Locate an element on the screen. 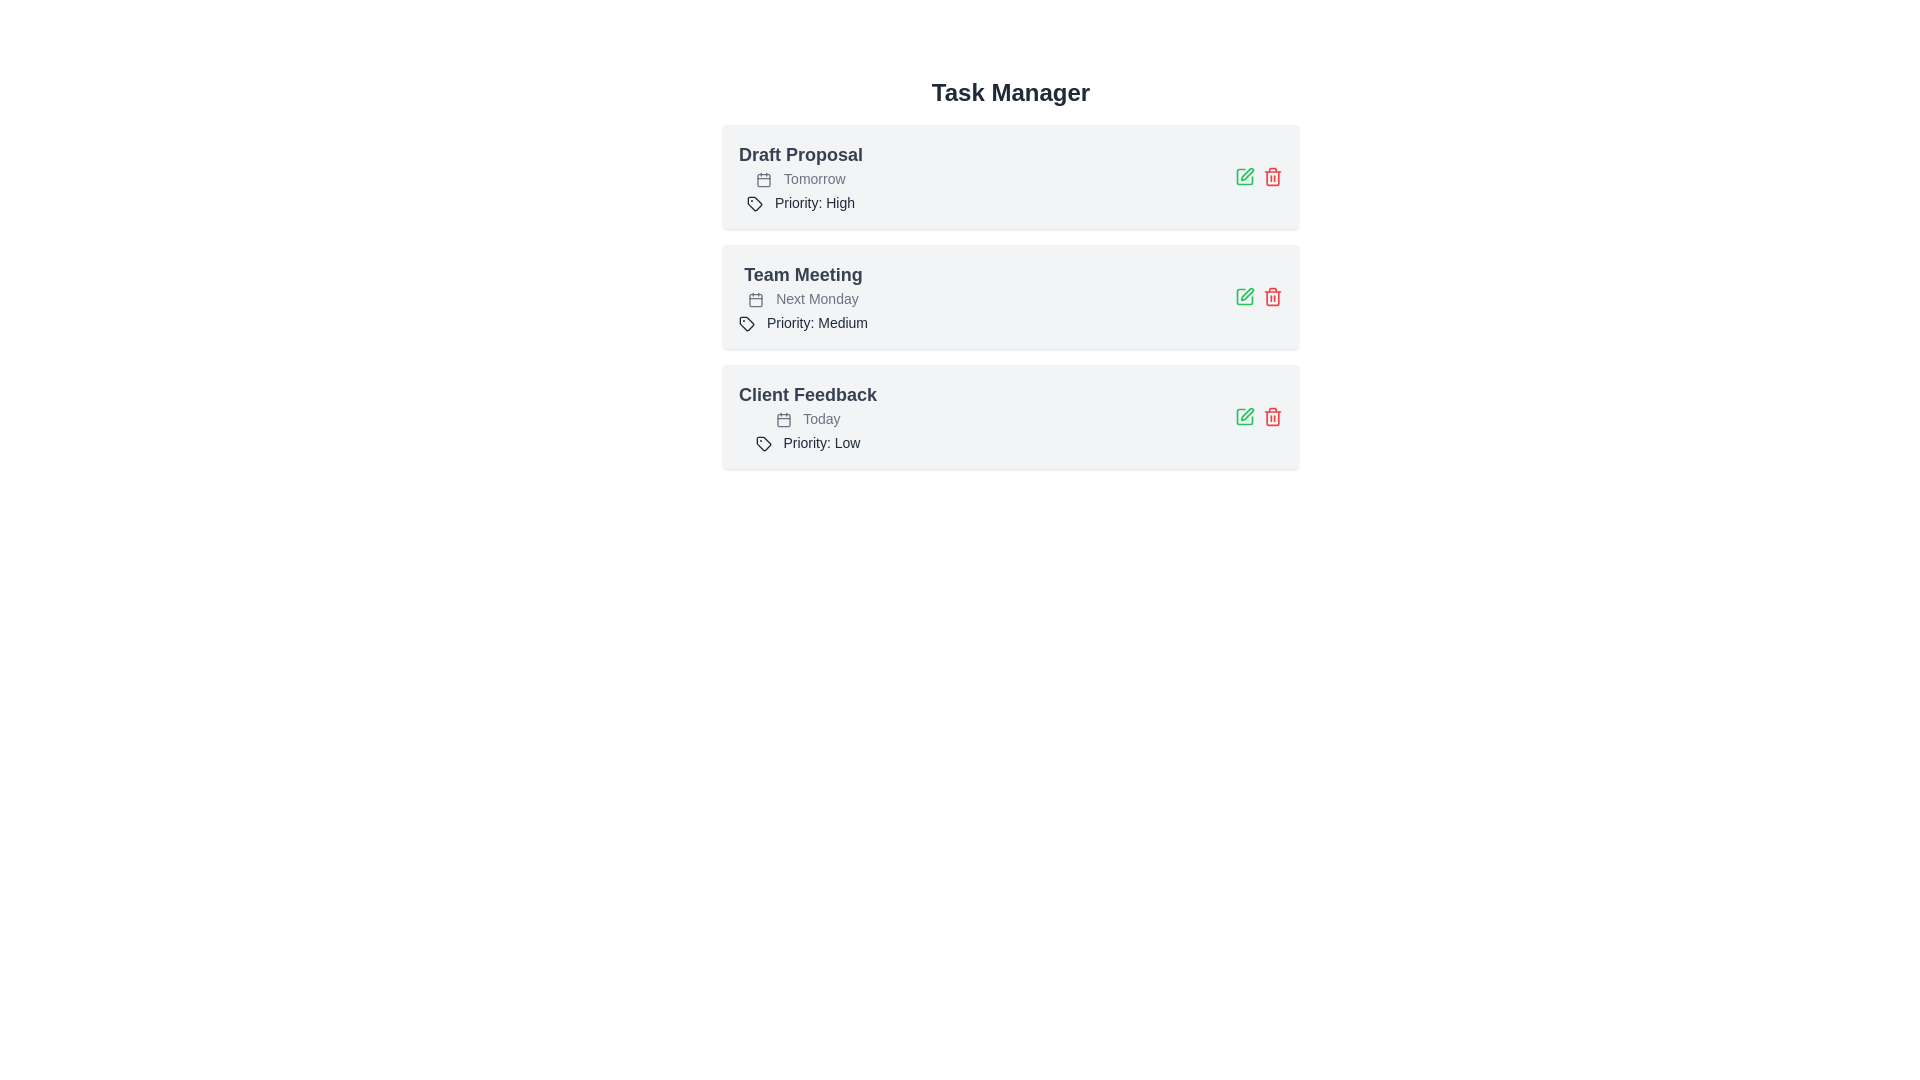 This screenshot has width=1920, height=1080. the green pen icon button located to the right of the 'Team Meeting' task in the task list is located at coordinates (1243, 297).